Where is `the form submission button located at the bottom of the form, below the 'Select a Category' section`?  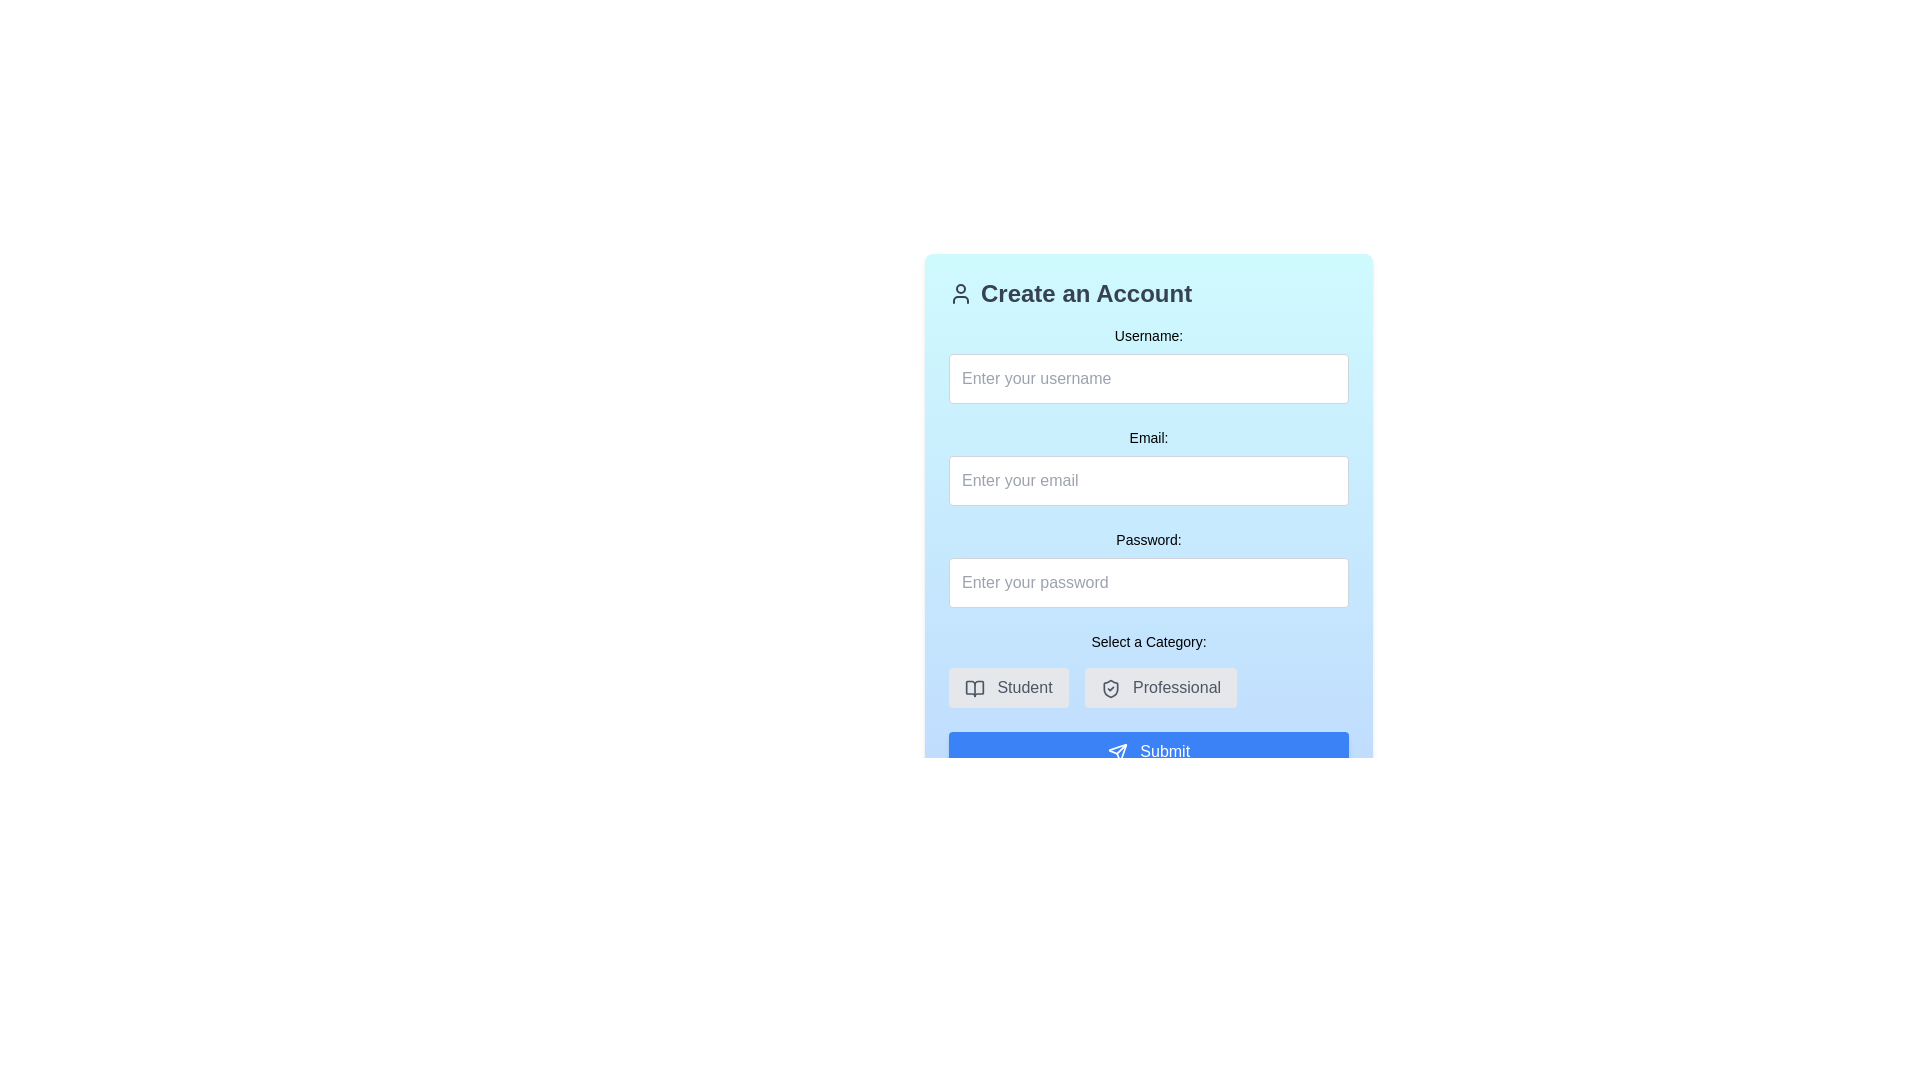
the form submission button located at the bottom of the form, below the 'Select a Category' section is located at coordinates (1148, 752).